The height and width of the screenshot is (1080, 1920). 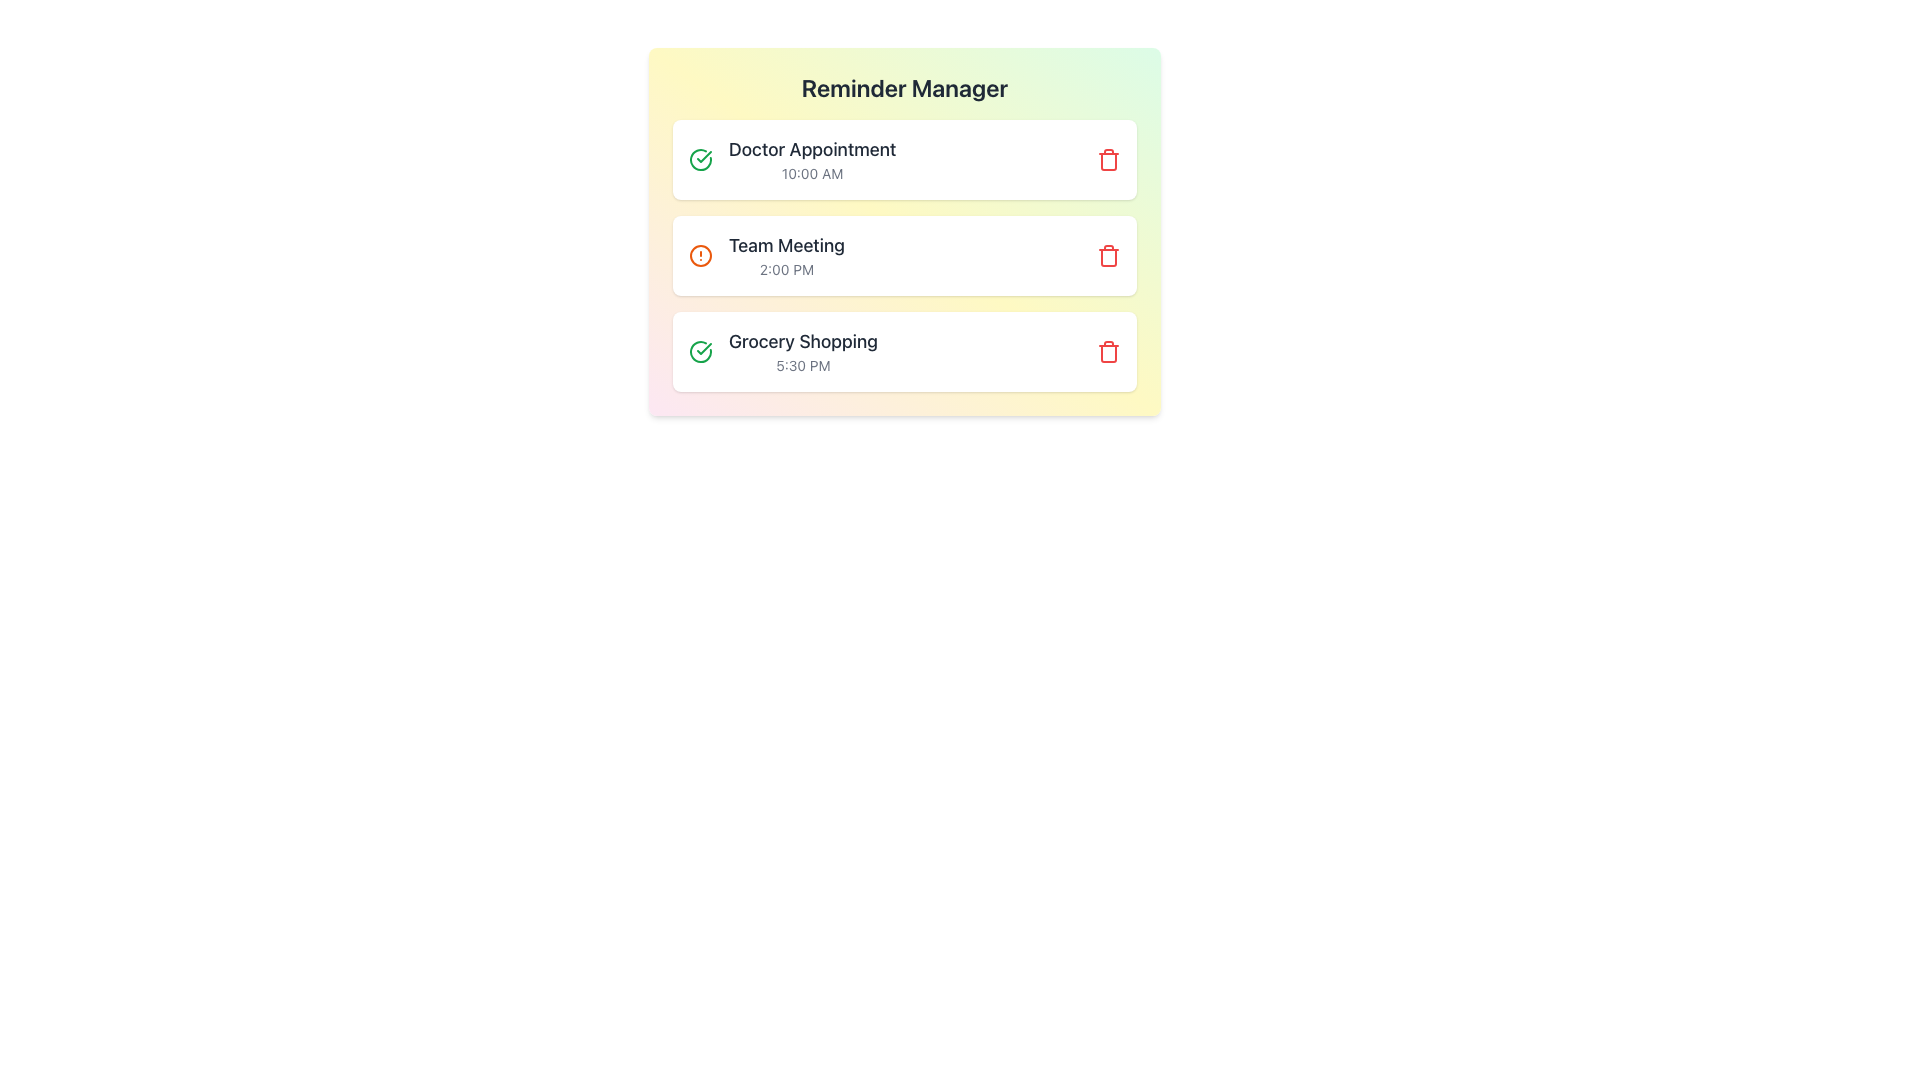 I want to click on the static text label displaying 'Doctor Appointment' in the 'Reminder Manager' interface, so click(x=812, y=149).